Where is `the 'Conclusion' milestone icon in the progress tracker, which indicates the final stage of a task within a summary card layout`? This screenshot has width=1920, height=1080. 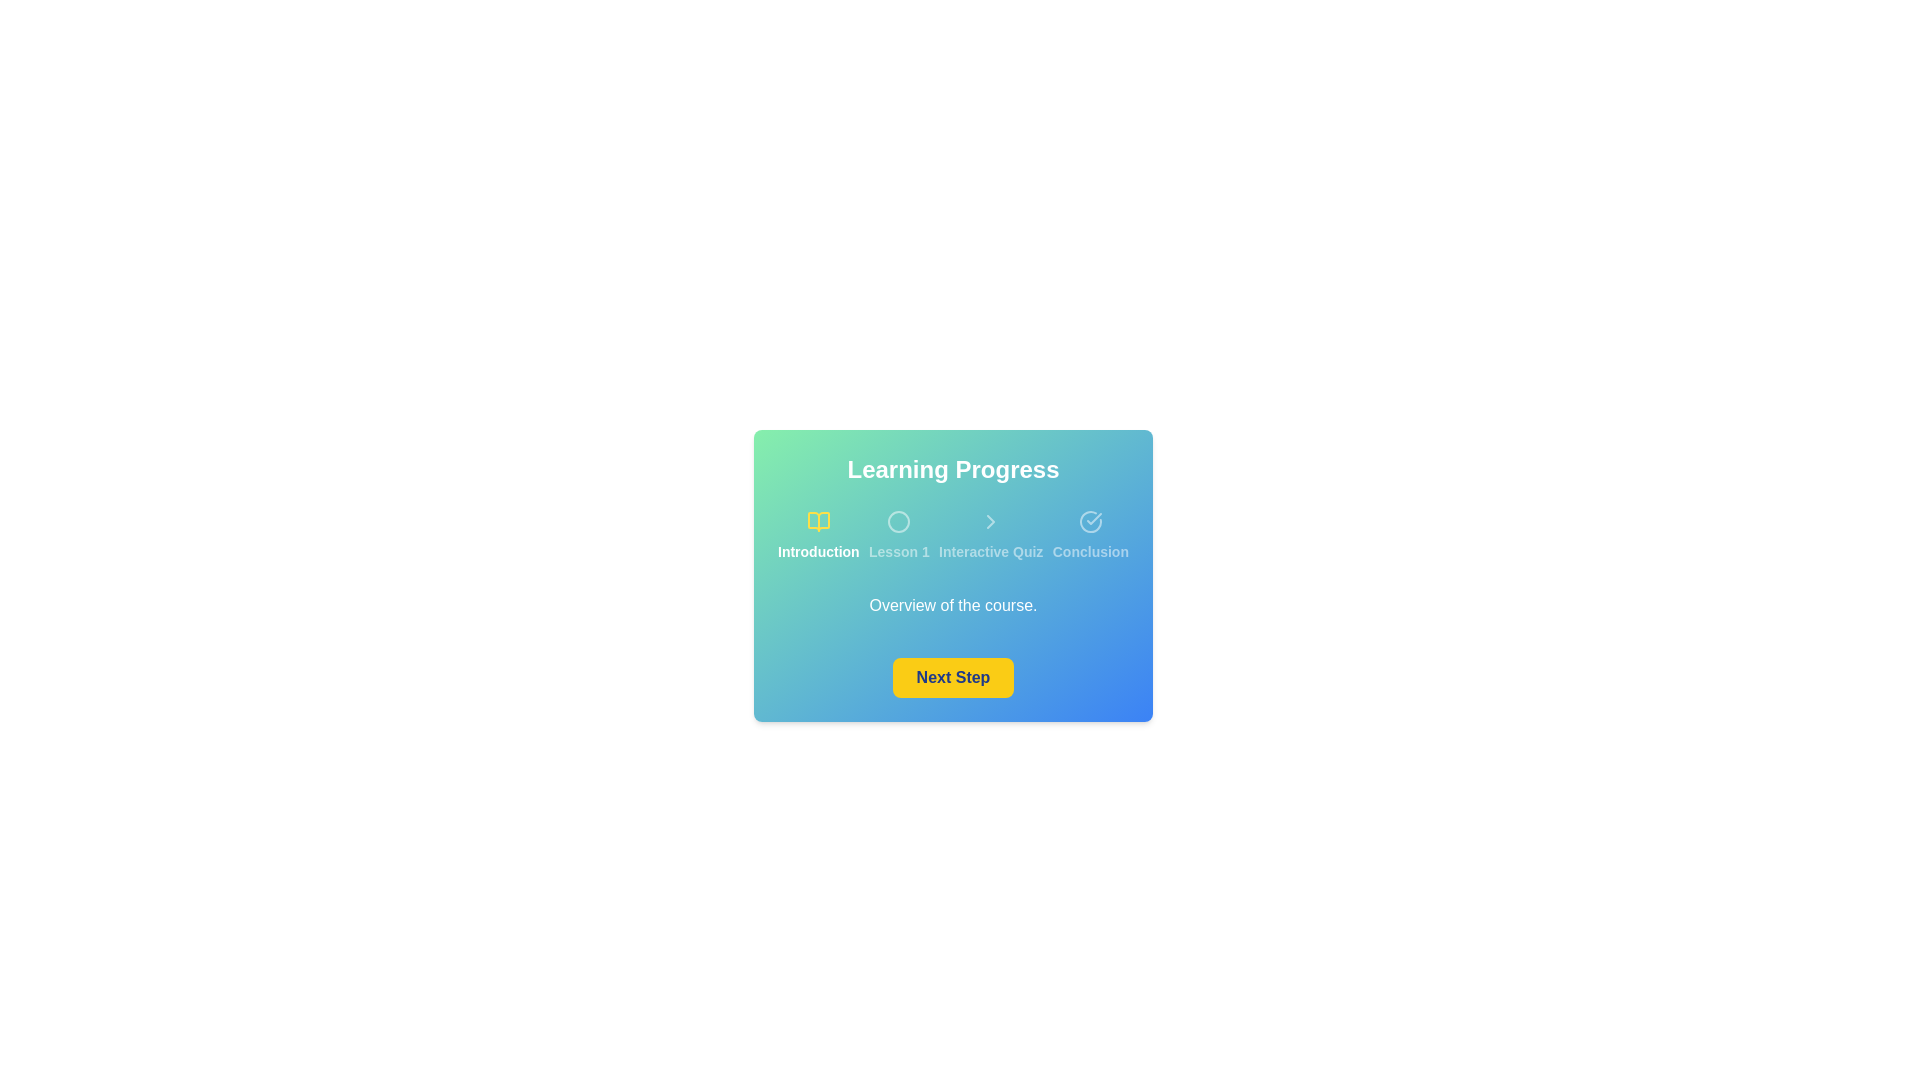 the 'Conclusion' milestone icon in the progress tracker, which indicates the final stage of a task within a summary card layout is located at coordinates (1089, 520).